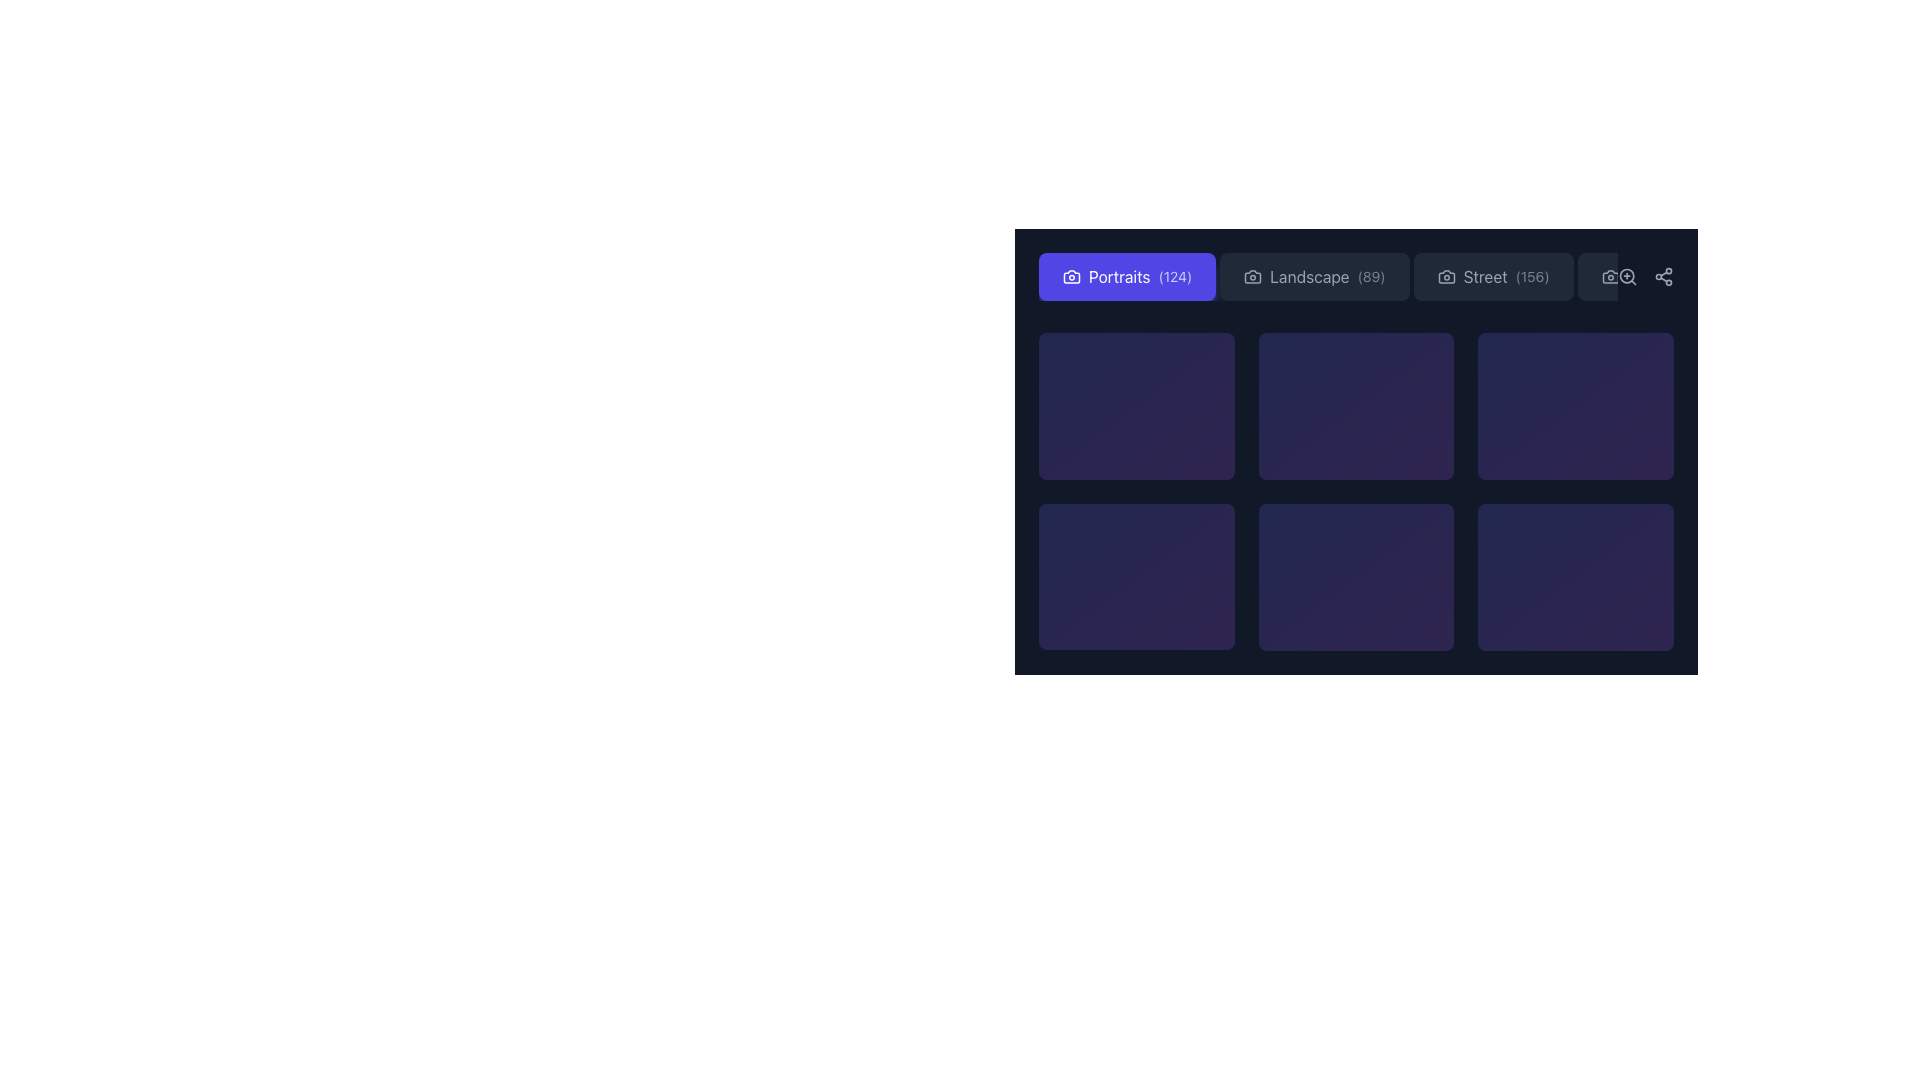 This screenshot has width=1920, height=1080. Describe the element at coordinates (1356, 405) in the screenshot. I see `the third visual card in the top row of the gallery` at that location.